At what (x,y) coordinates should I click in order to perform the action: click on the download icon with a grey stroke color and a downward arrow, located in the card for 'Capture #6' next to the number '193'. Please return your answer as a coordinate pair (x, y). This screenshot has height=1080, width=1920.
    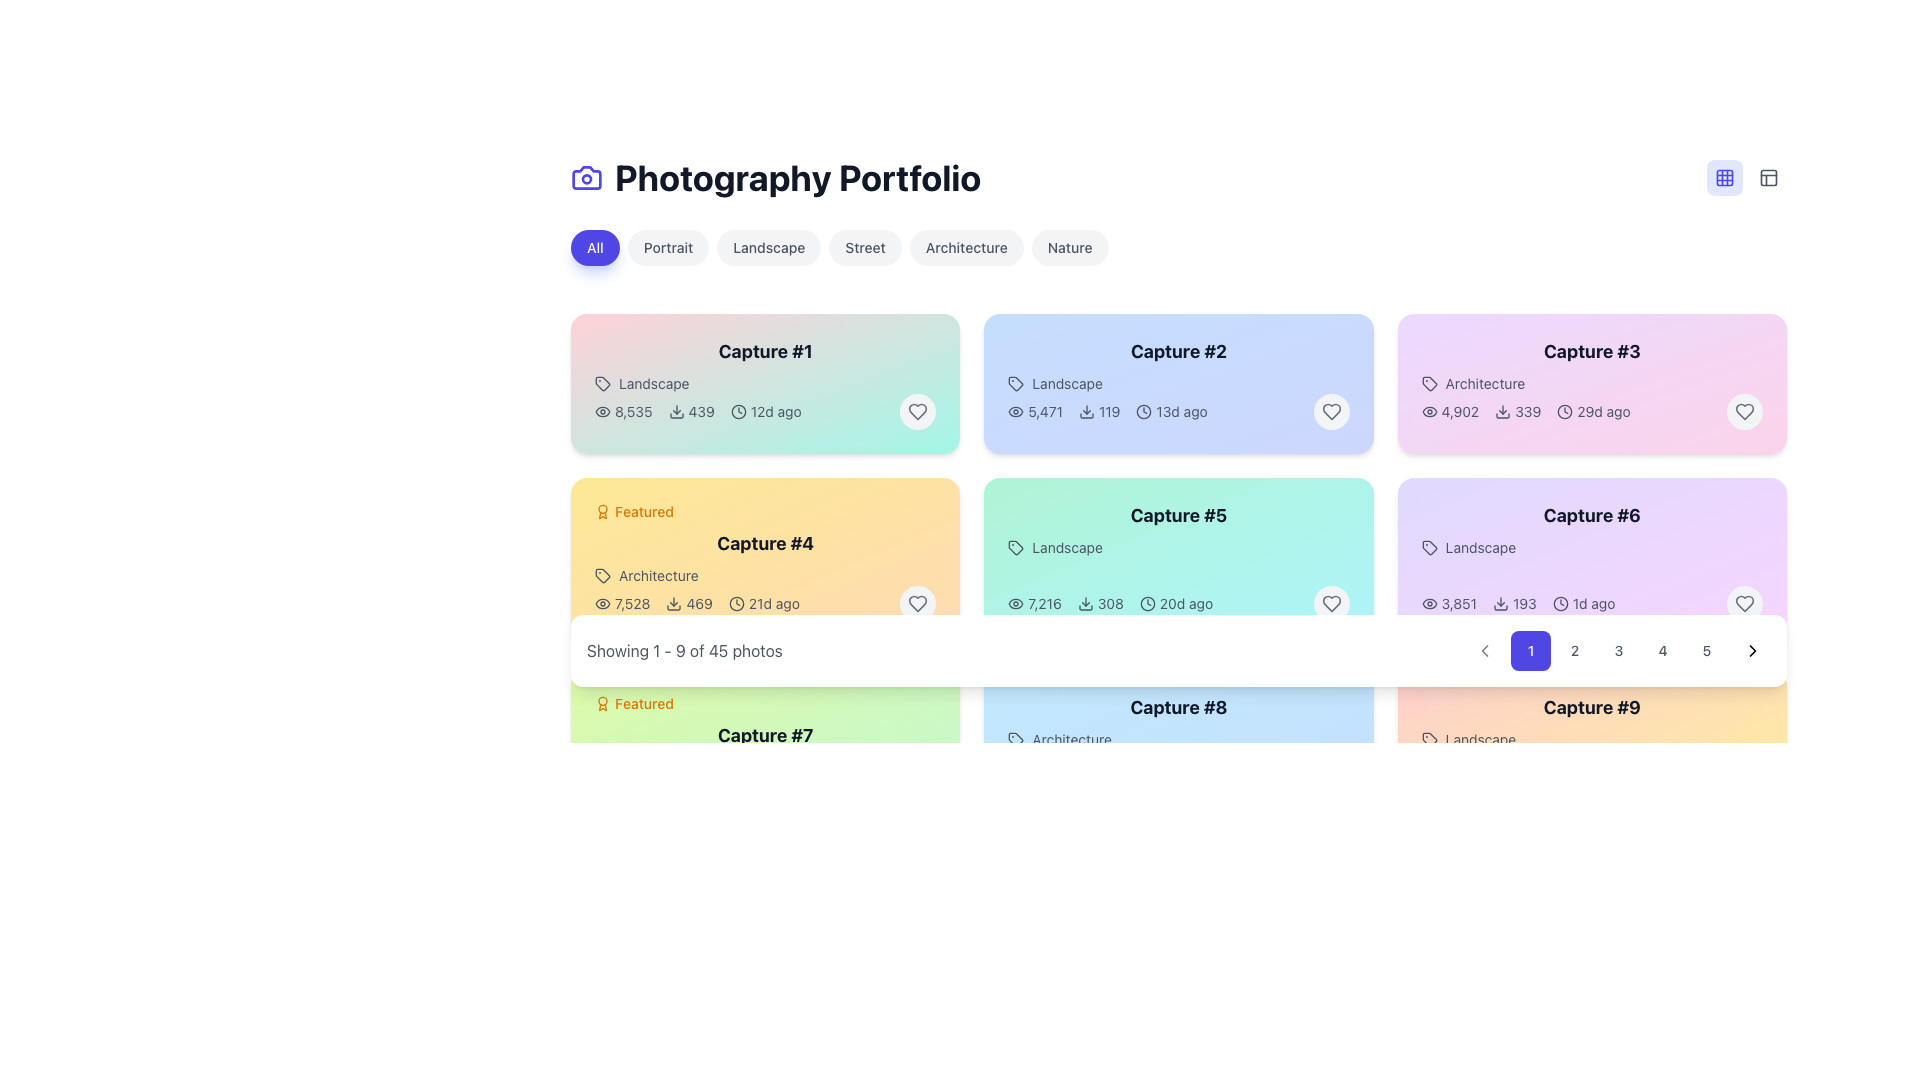
    Looking at the image, I should click on (1501, 603).